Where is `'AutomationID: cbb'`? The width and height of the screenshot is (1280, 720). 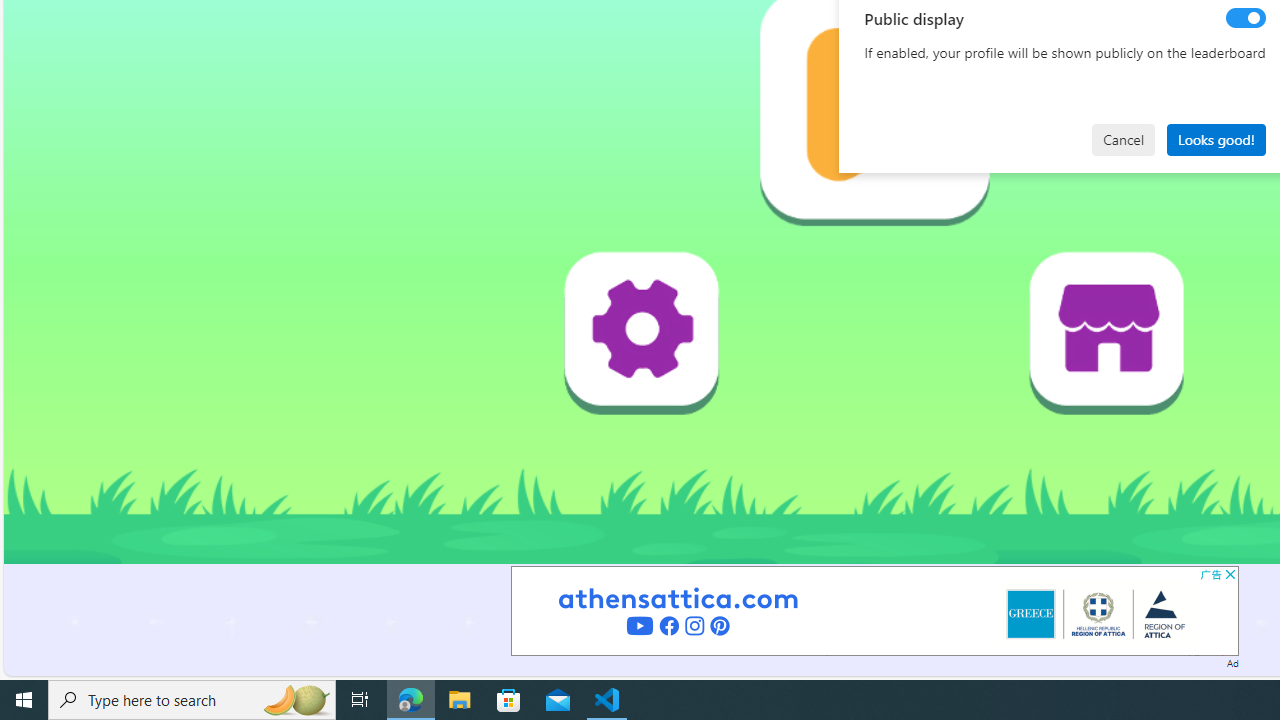 'AutomationID: cbb' is located at coordinates (1229, 574).